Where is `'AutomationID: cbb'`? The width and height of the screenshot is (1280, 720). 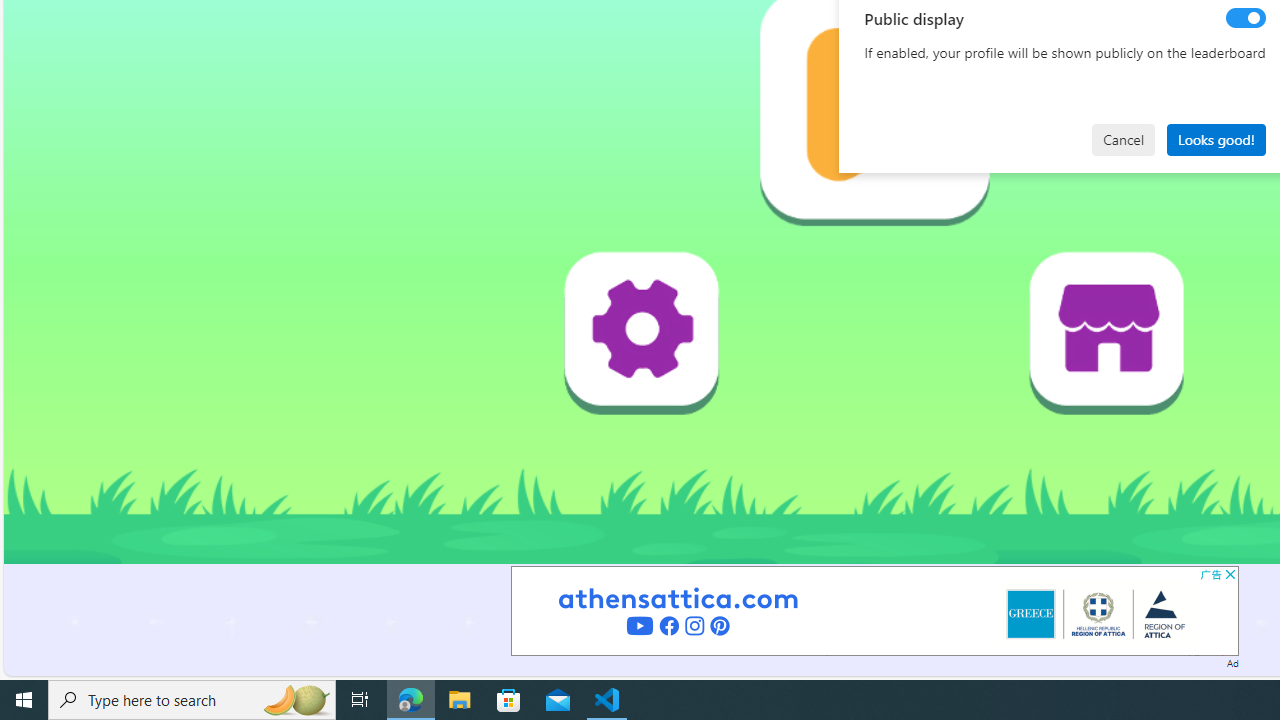 'AutomationID: cbb' is located at coordinates (1229, 574).